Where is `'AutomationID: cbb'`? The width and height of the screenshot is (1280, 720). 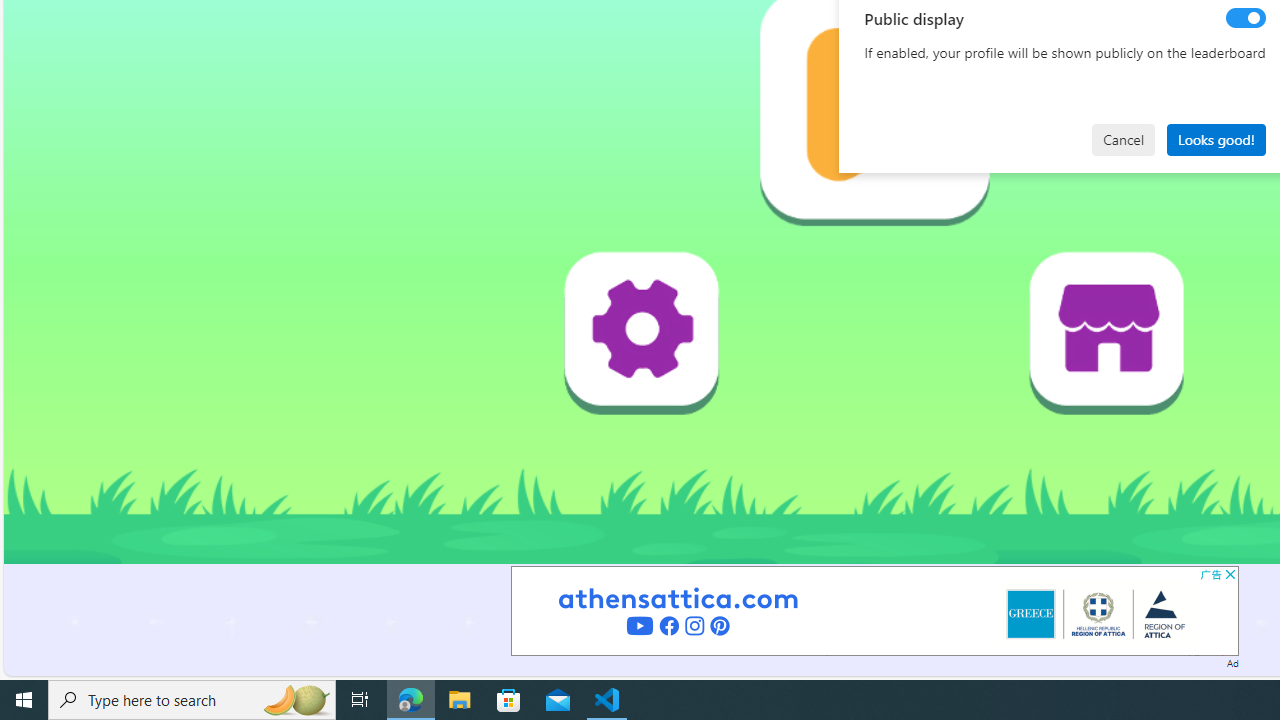 'AutomationID: cbb' is located at coordinates (1229, 574).